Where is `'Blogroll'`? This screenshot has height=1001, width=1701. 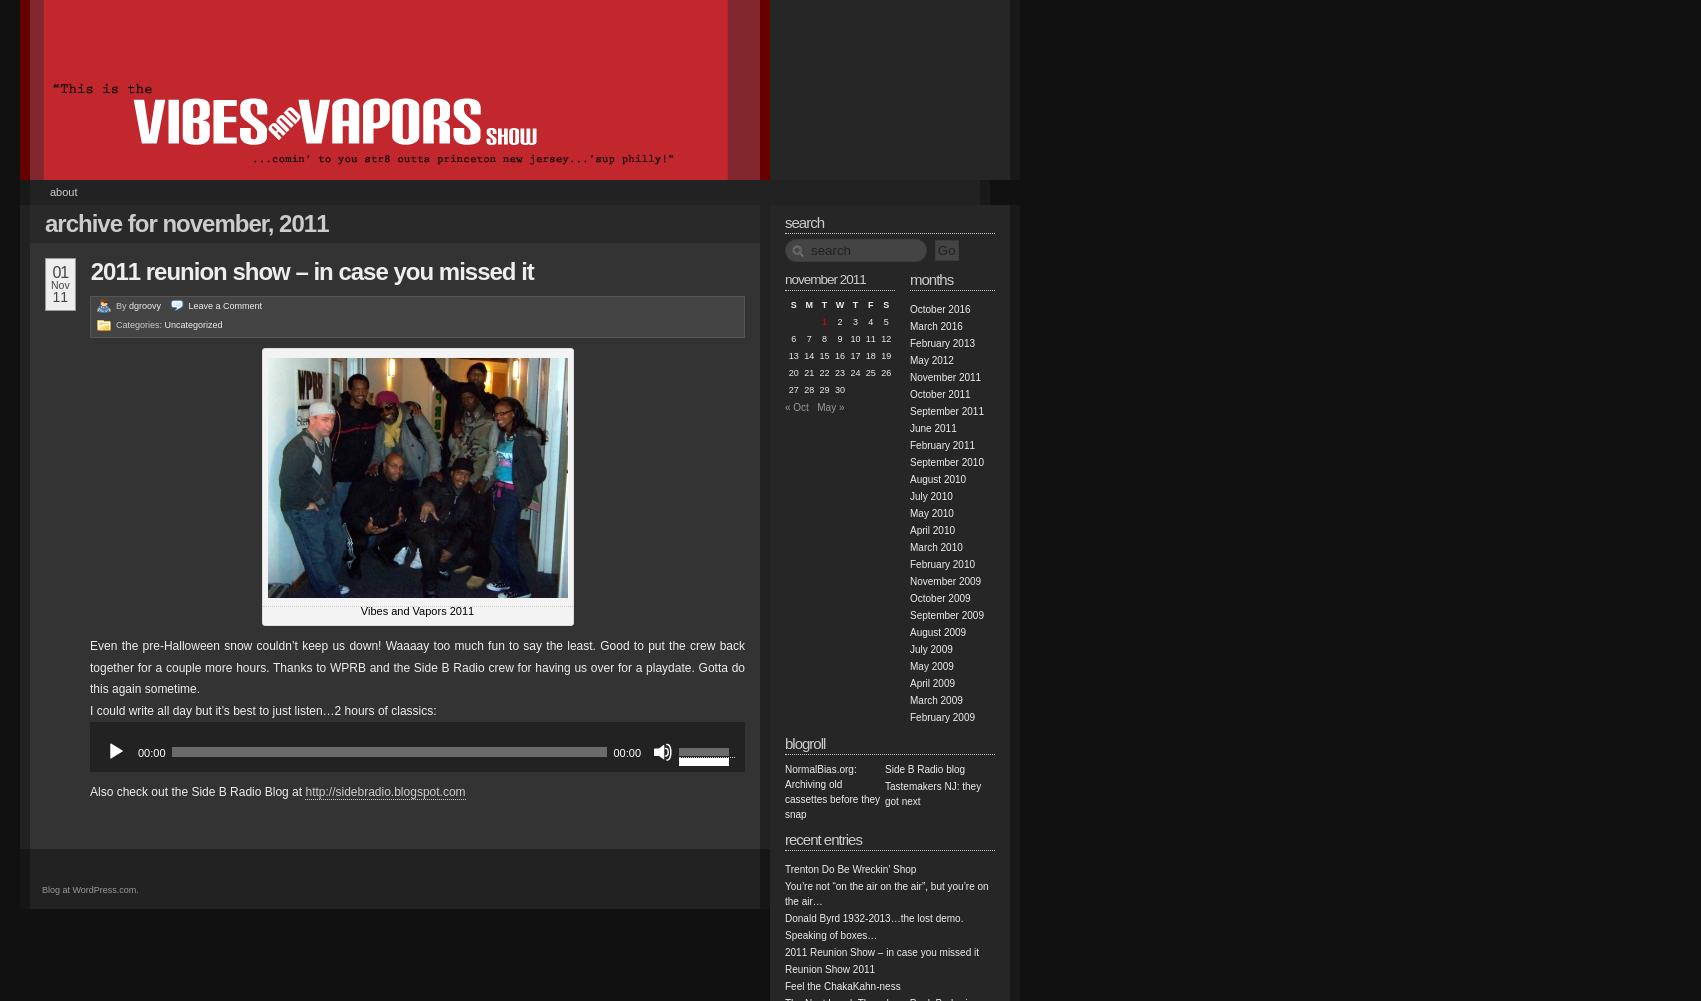 'Blogroll' is located at coordinates (805, 743).